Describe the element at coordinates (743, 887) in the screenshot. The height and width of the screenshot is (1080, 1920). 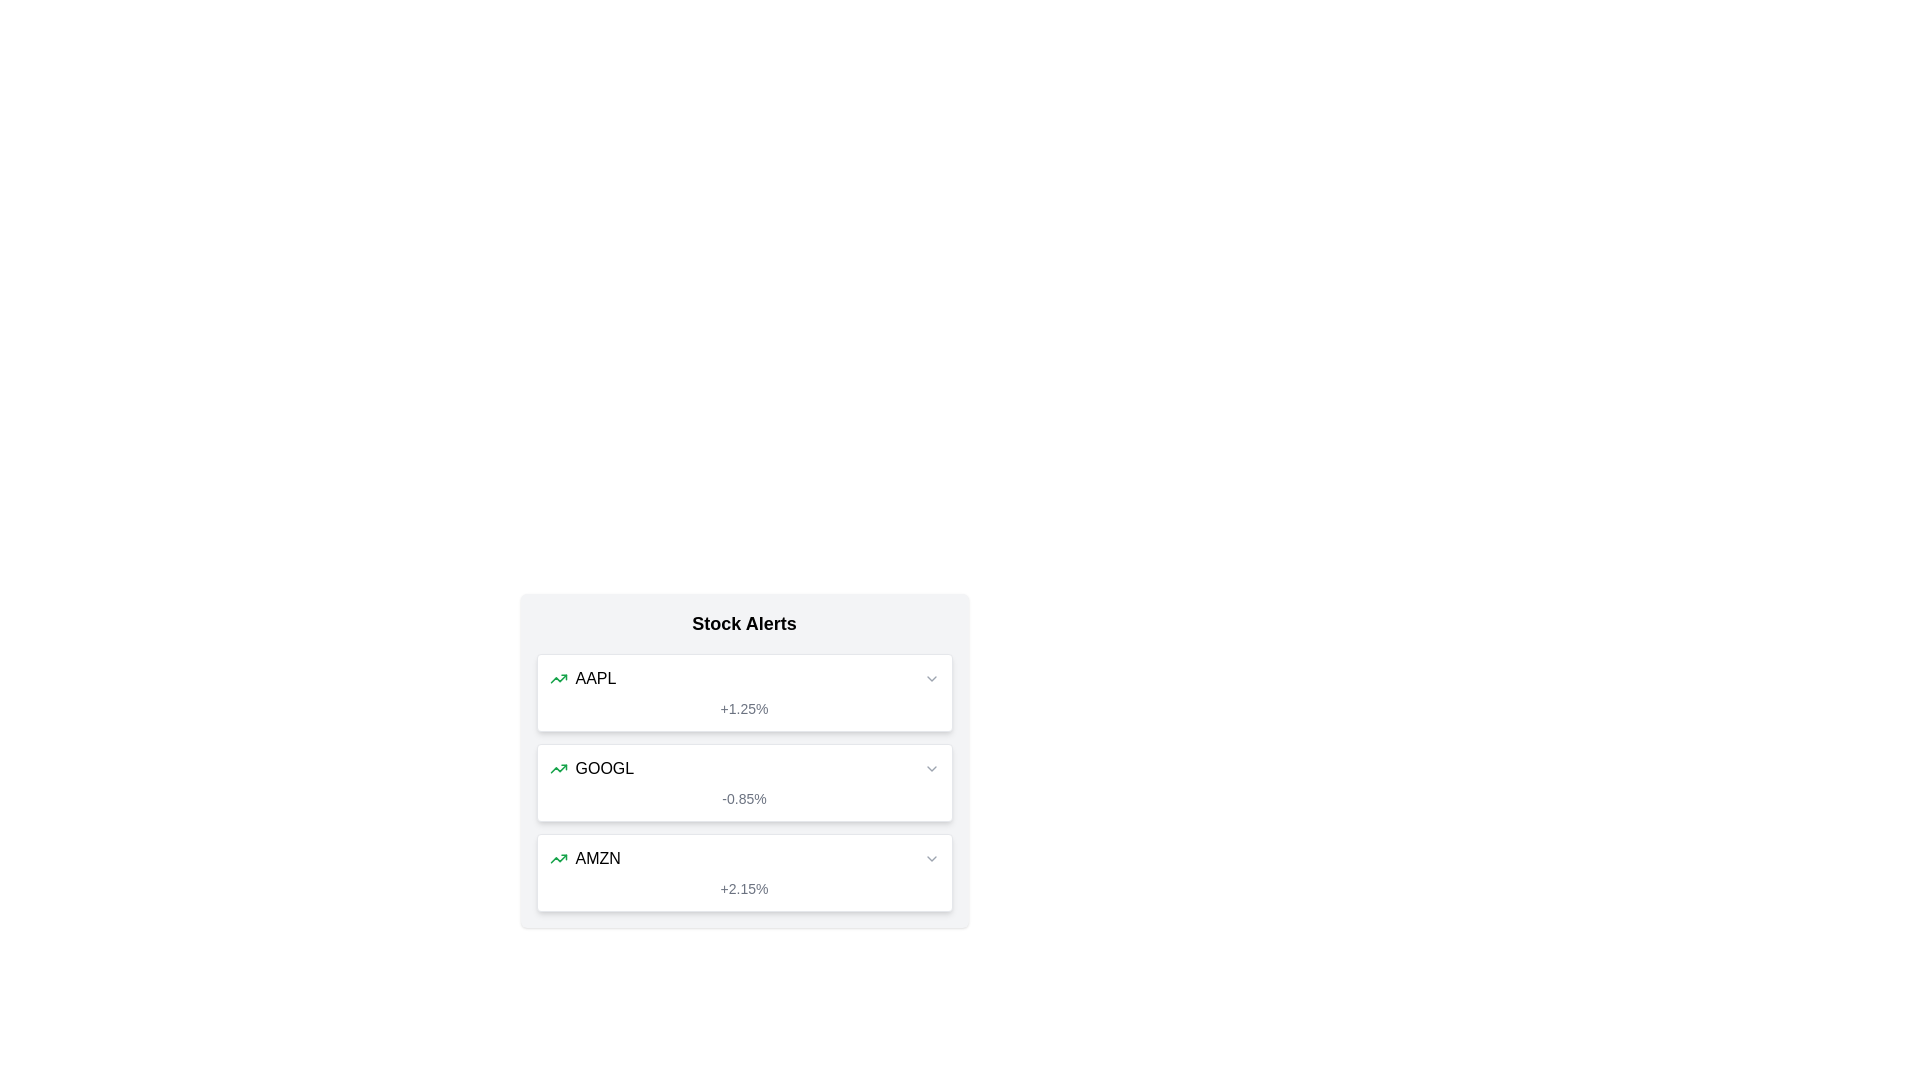
I see `the text label indicating a positive percentage change for the stock symbol 'AMZN' located at the bottom of the 'Stock Alerts' card` at that location.